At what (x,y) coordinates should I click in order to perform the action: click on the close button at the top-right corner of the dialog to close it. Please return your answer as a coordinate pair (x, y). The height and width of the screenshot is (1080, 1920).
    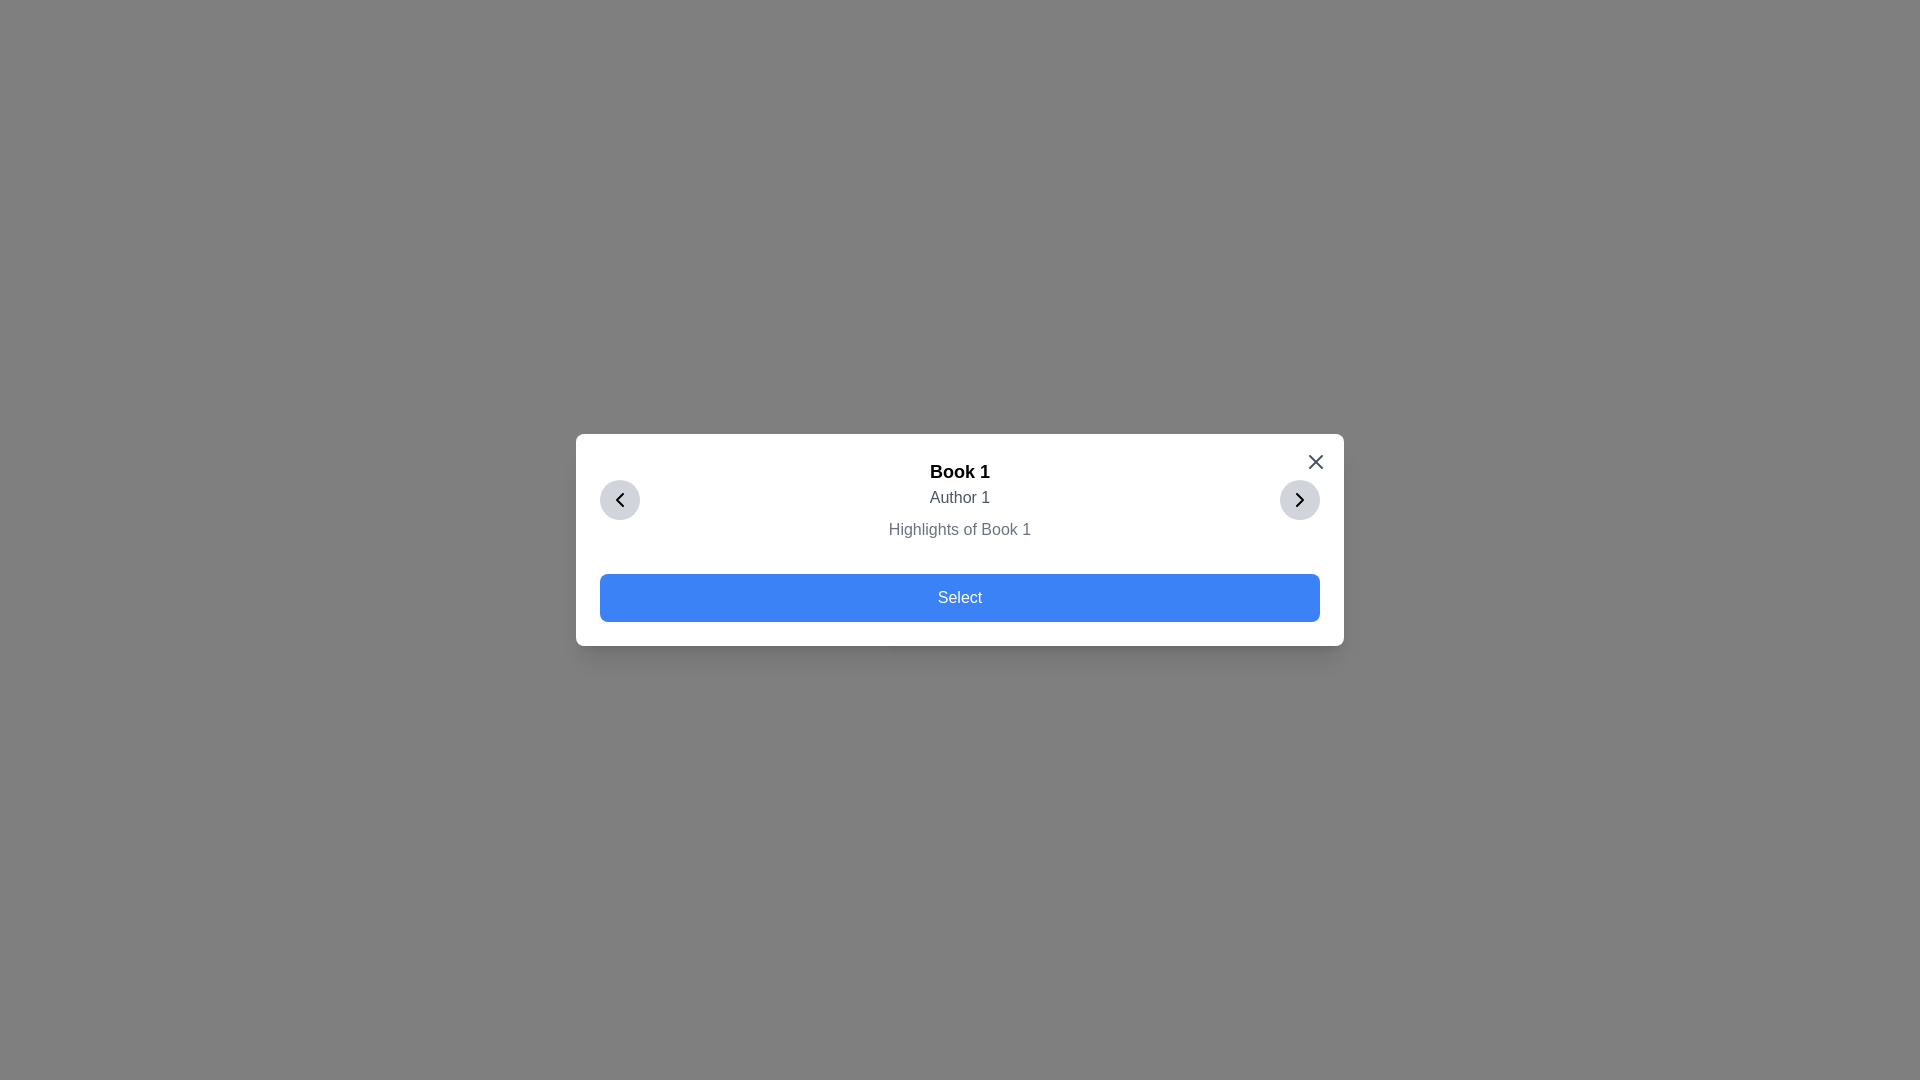
    Looking at the image, I should click on (1315, 462).